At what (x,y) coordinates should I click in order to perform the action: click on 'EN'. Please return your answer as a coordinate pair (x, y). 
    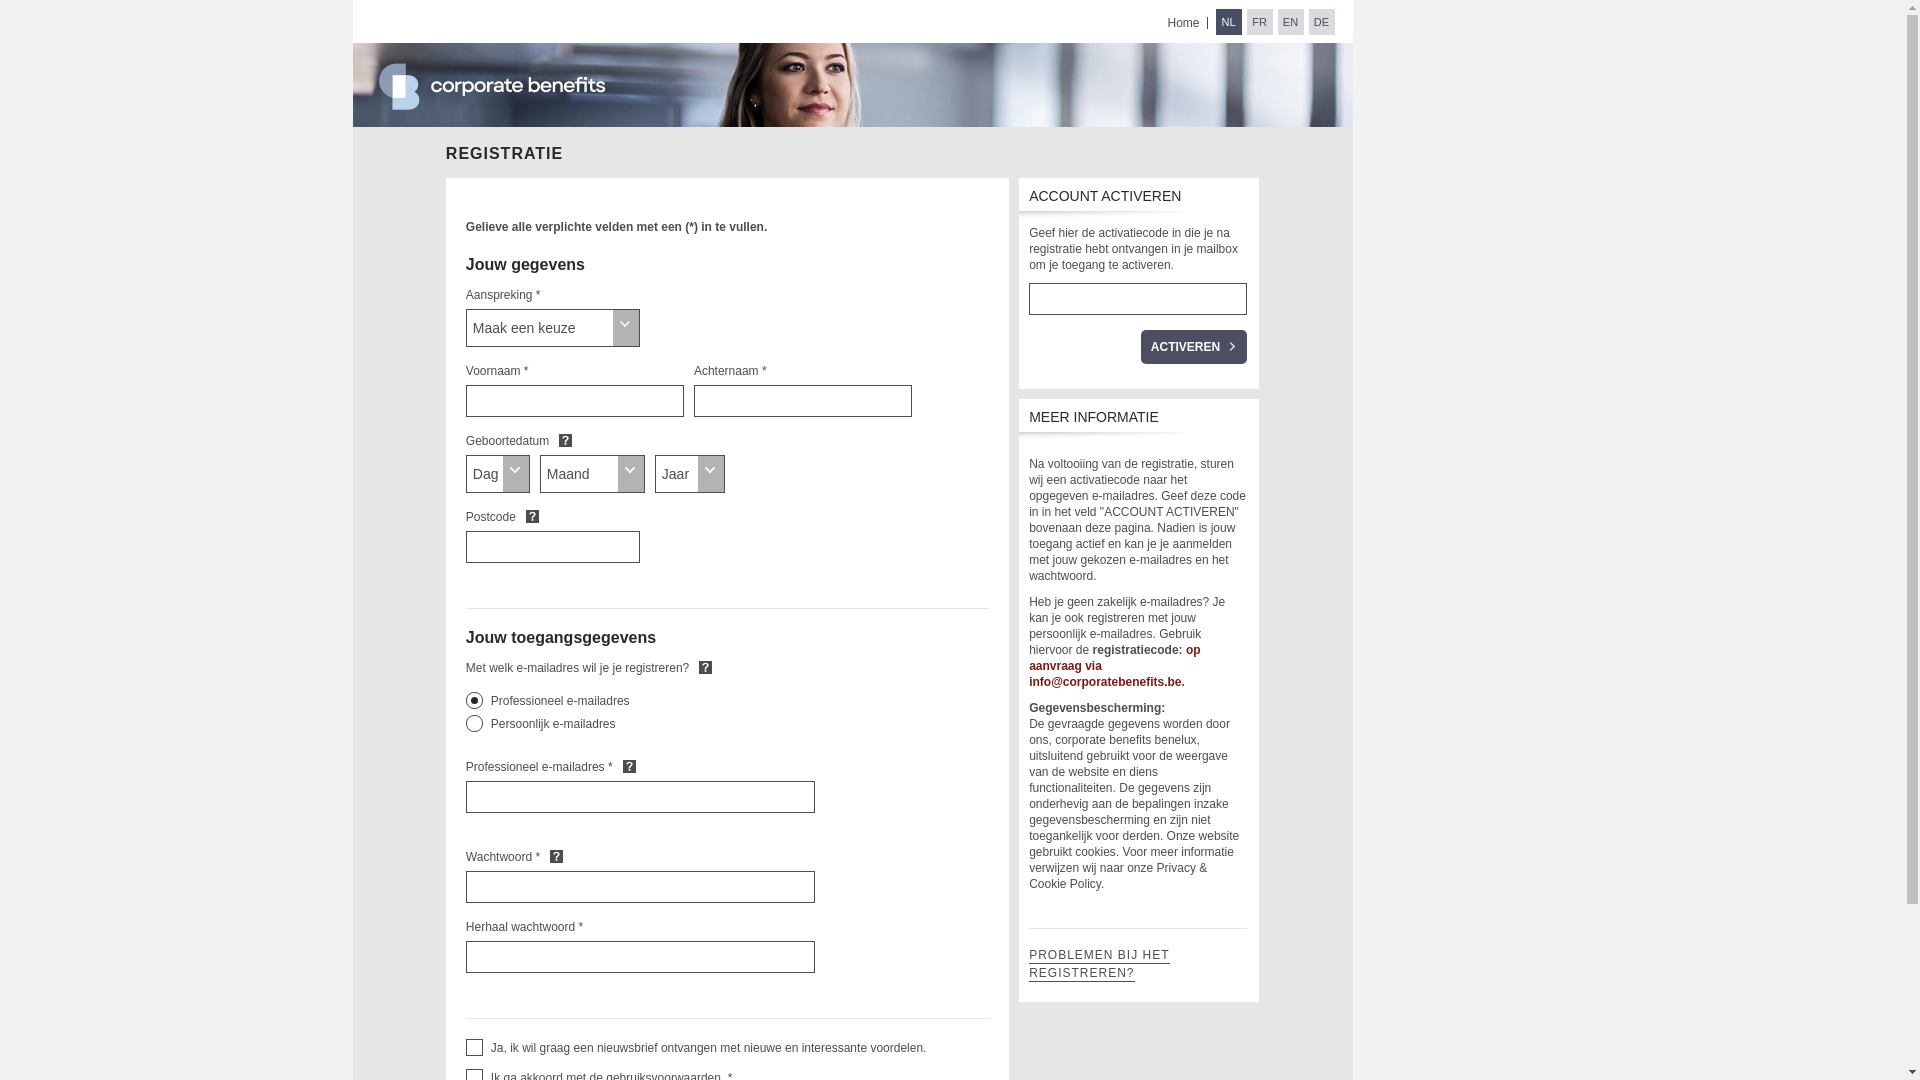
    Looking at the image, I should click on (1291, 22).